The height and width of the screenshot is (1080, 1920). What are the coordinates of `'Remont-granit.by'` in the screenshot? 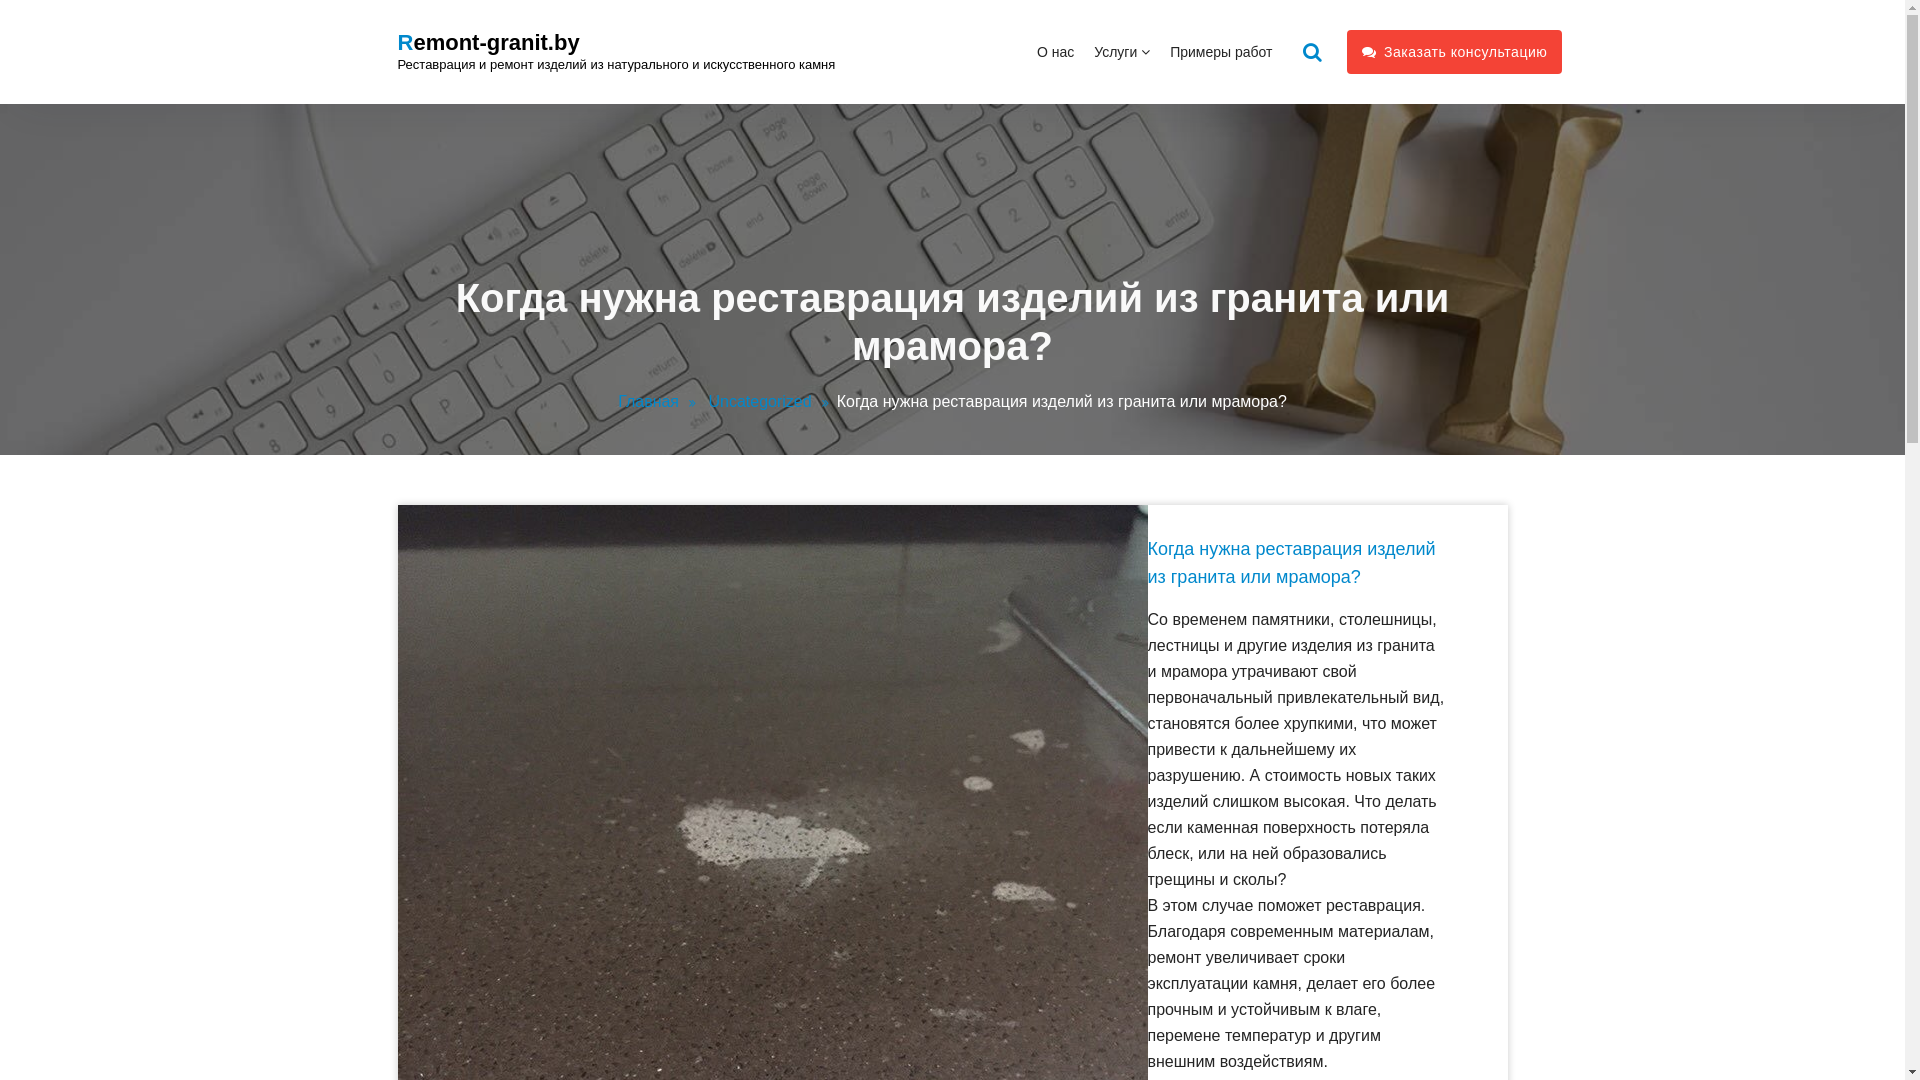 It's located at (489, 42).